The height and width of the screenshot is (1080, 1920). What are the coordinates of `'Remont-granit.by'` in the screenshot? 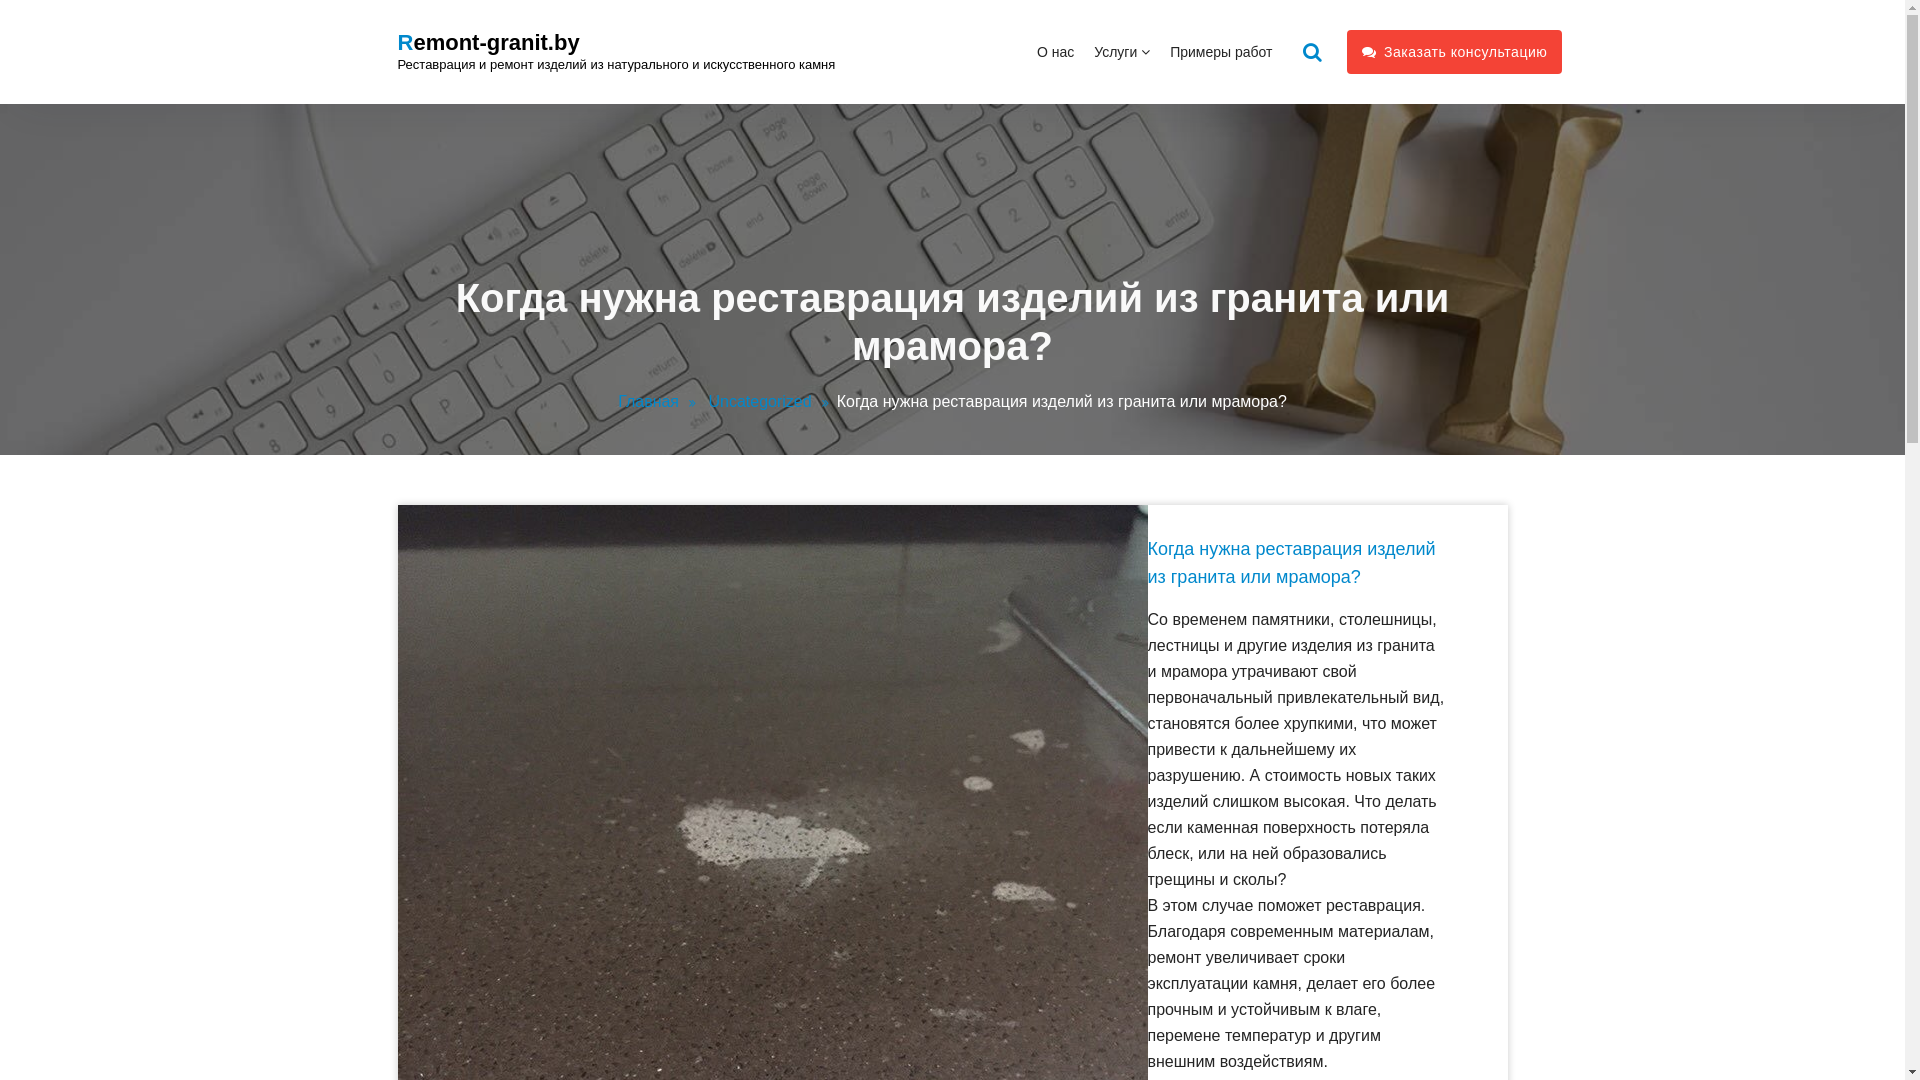 It's located at (489, 42).